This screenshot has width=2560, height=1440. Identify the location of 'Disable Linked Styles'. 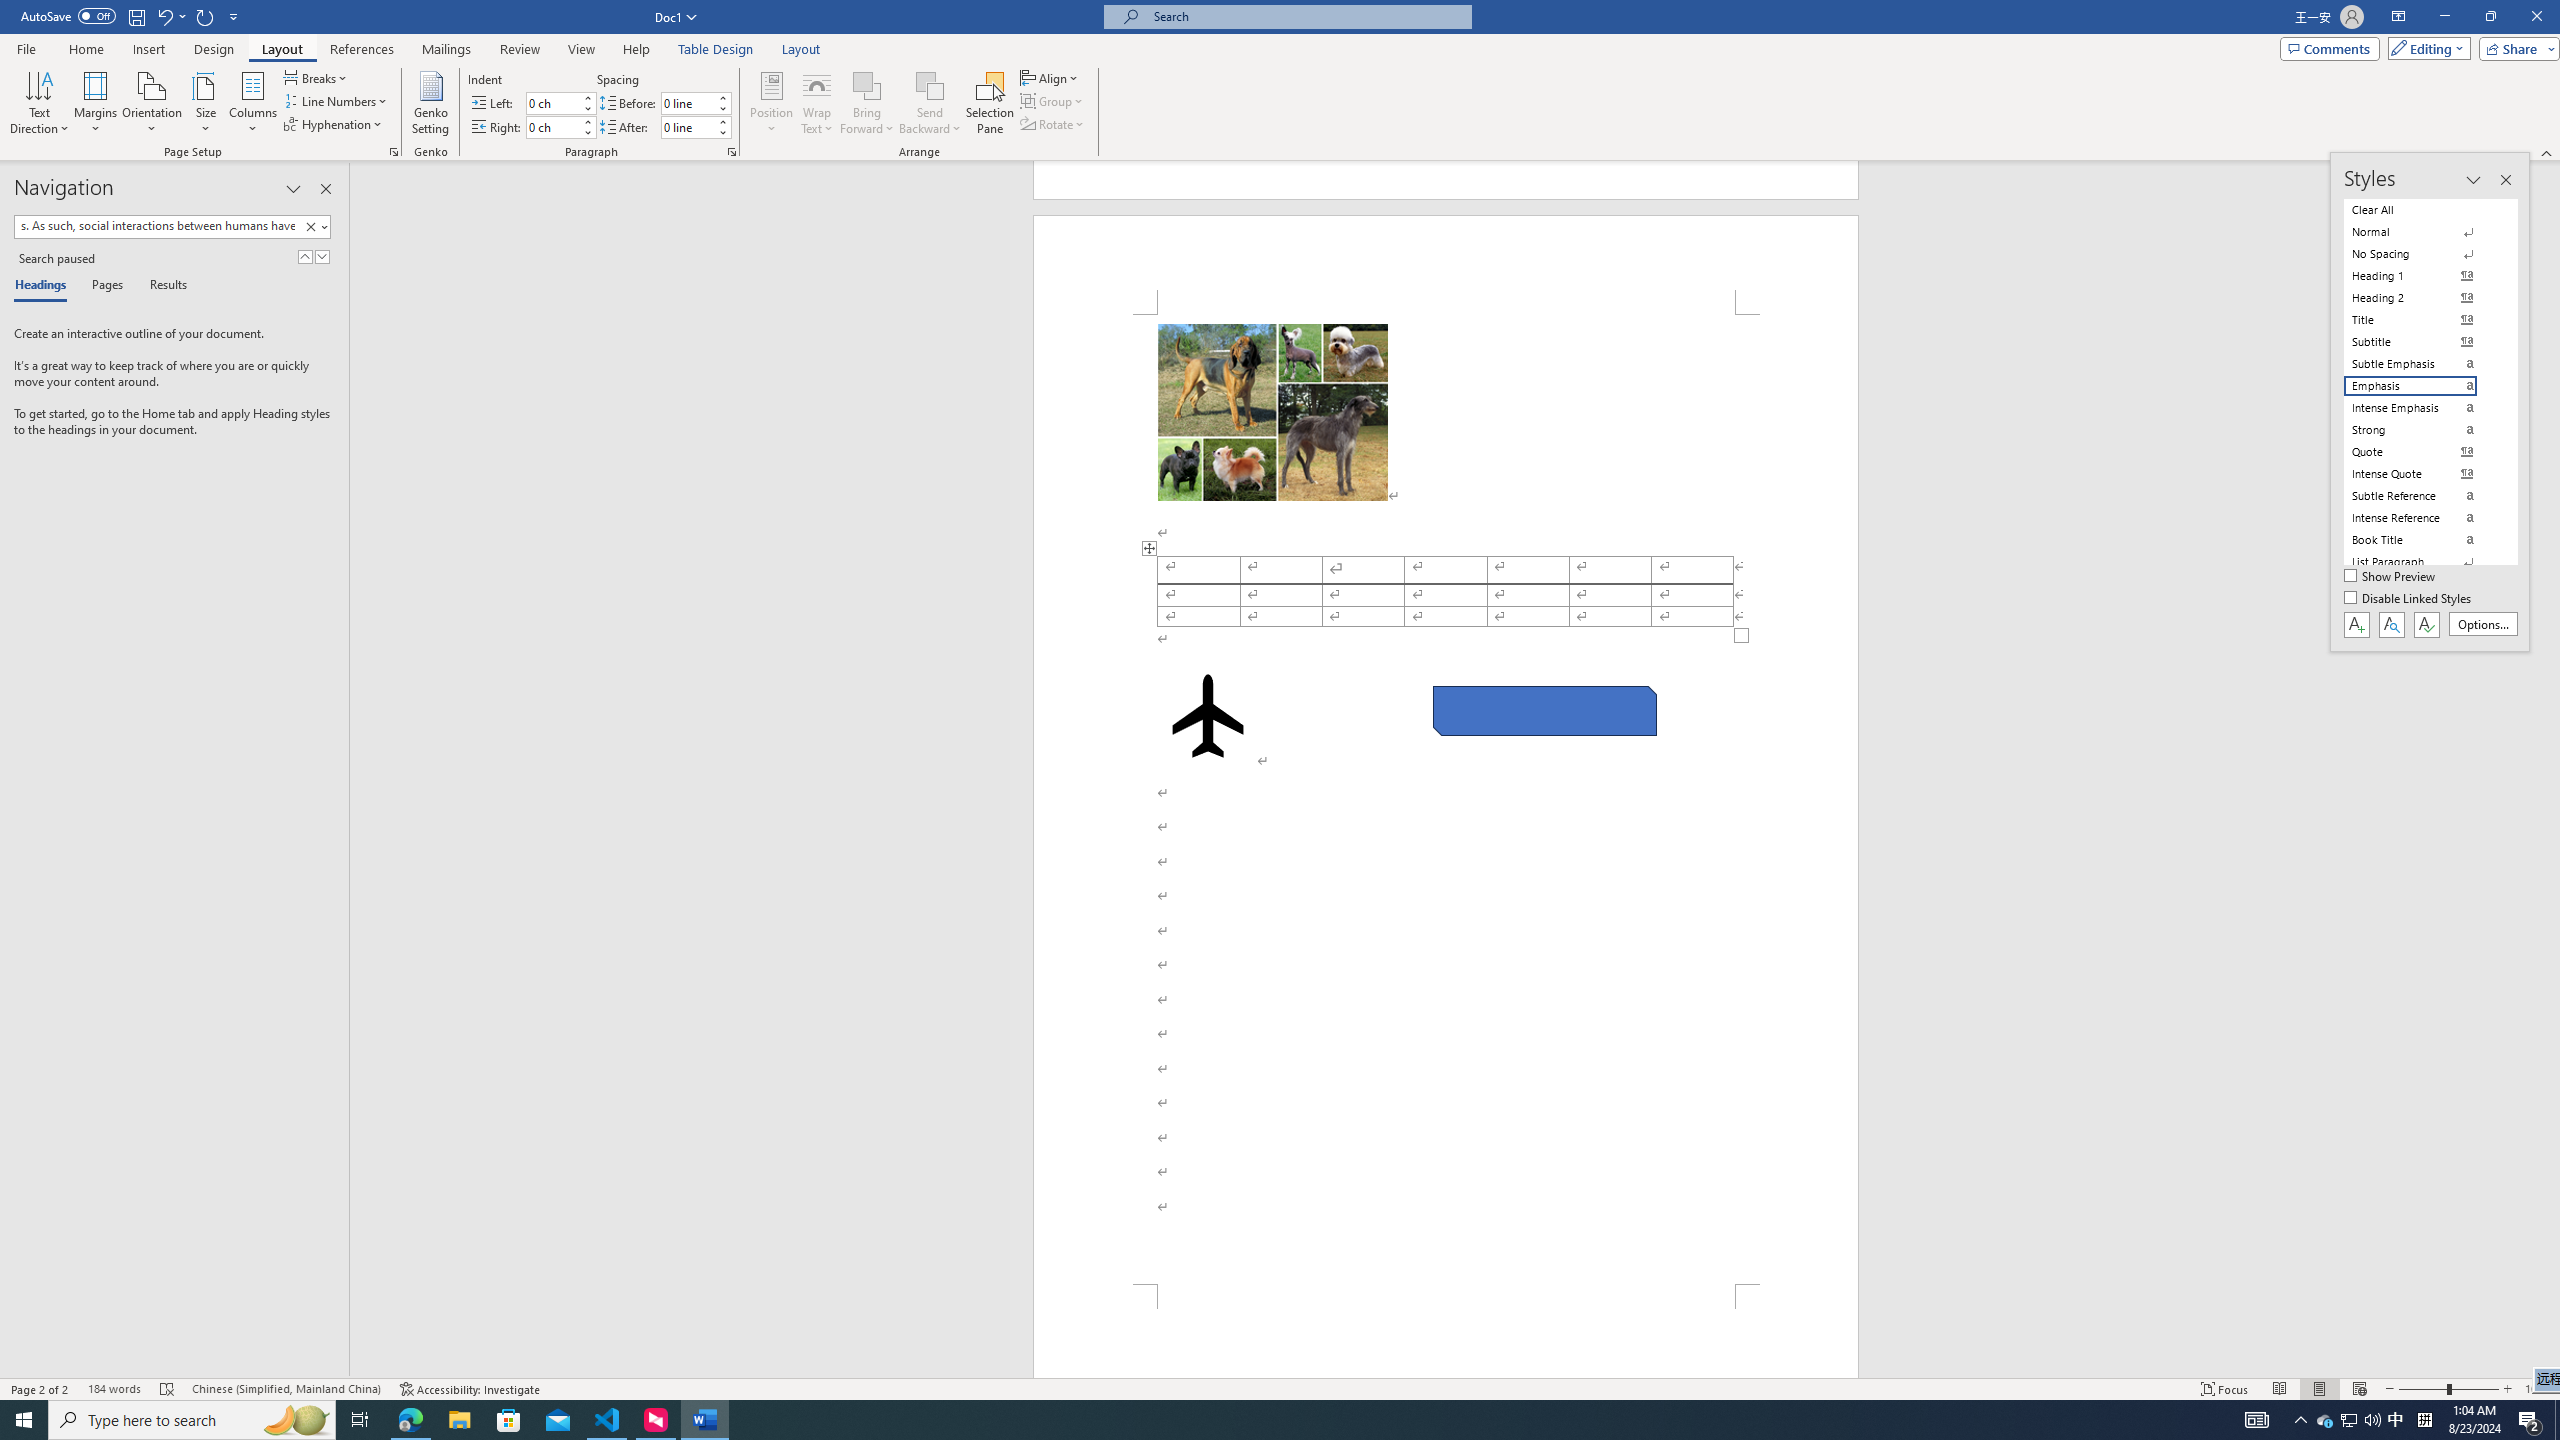
(2409, 598).